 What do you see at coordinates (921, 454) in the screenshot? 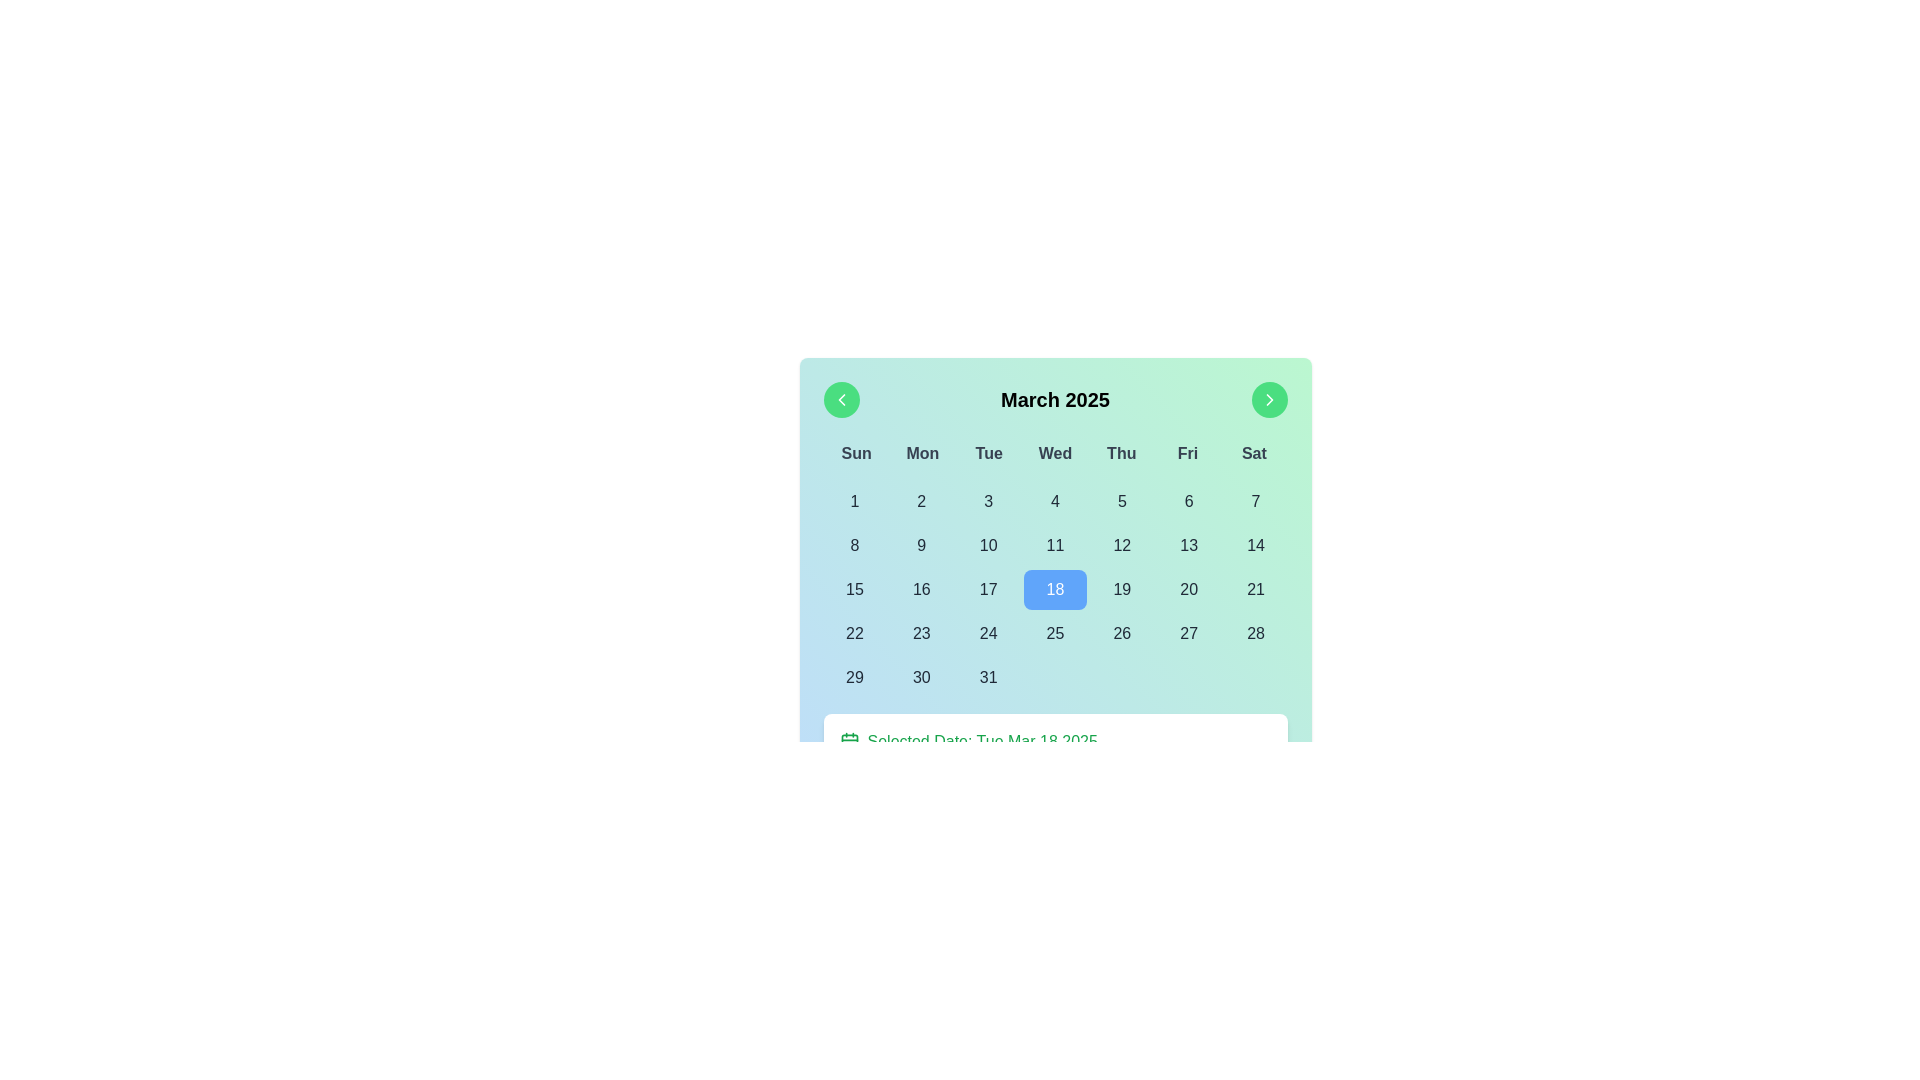
I see `the 'Monday' text label, which is the second item in the series of weekday headers in the calendar interface` at bounding box center [921, 454].